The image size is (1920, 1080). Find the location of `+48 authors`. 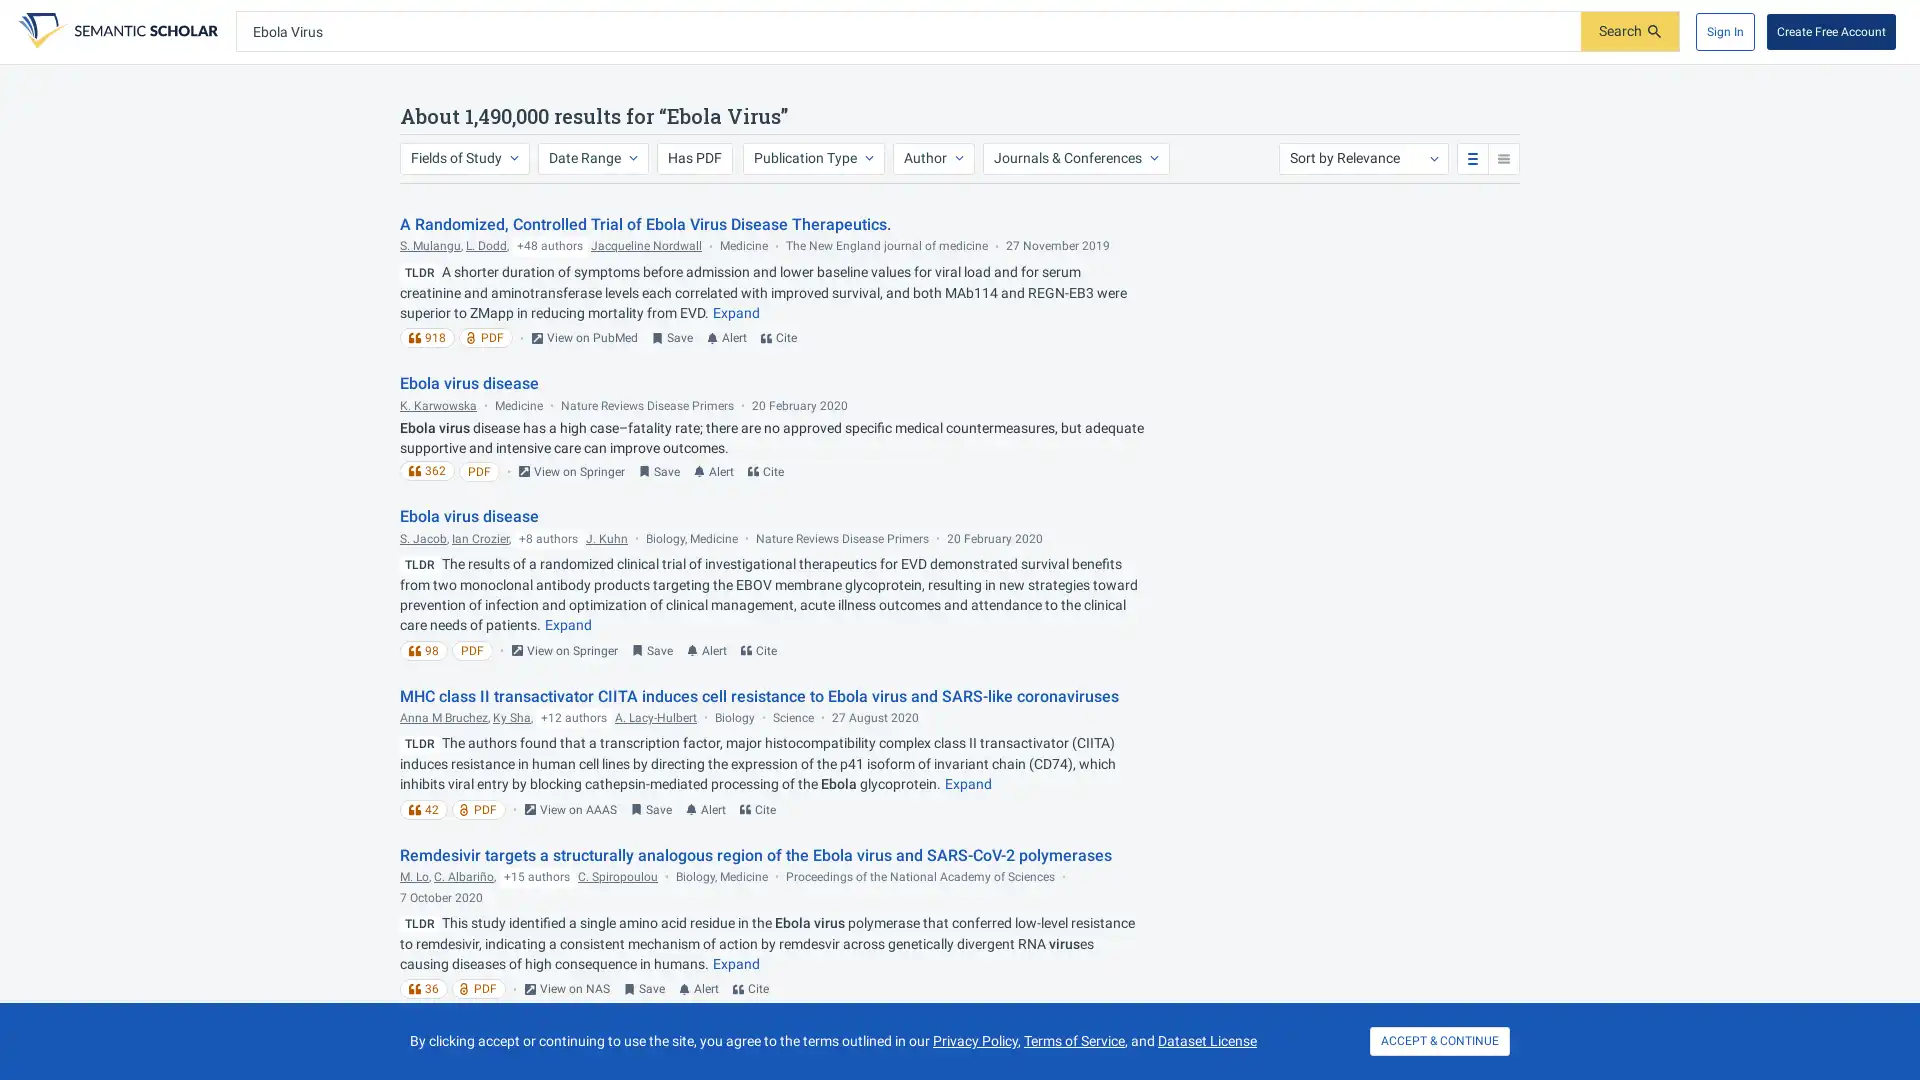

+48 authors is located at coordinates (550, 245).